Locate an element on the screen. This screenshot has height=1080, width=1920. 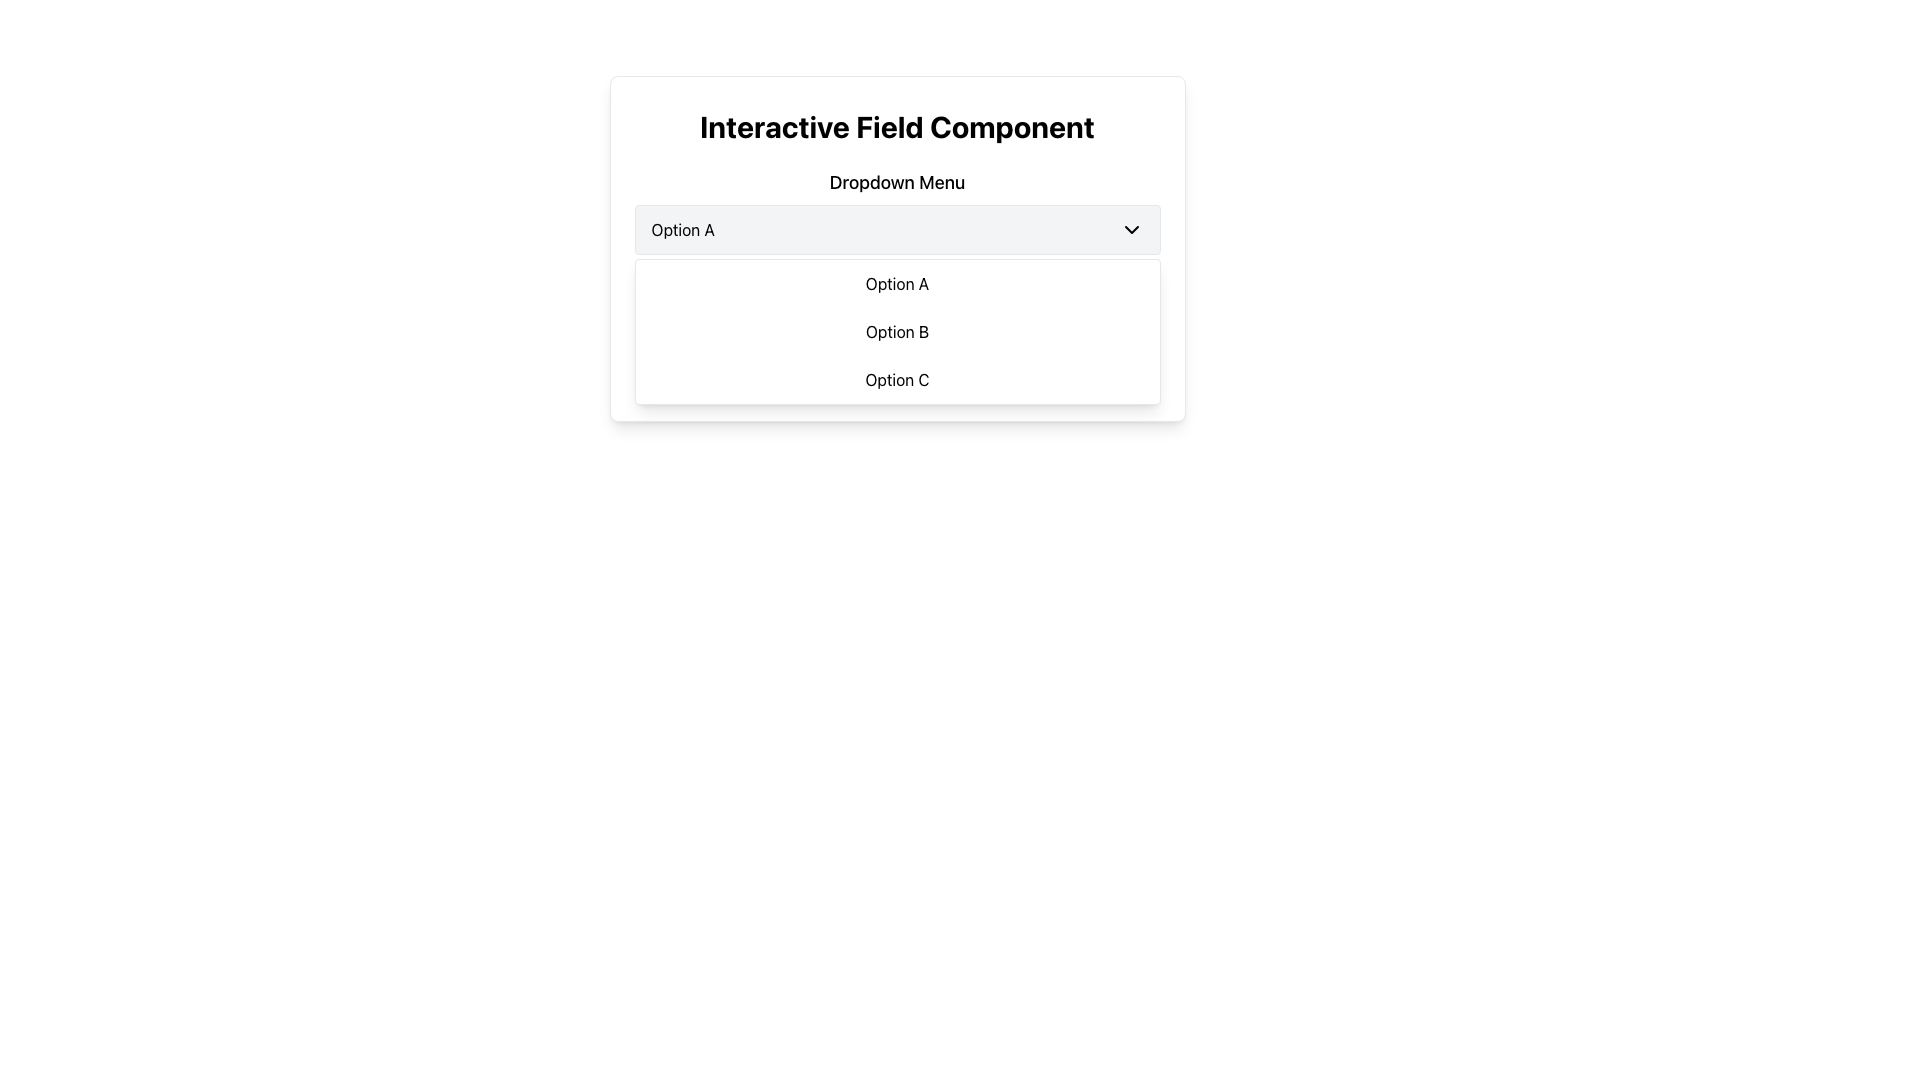
the Dropdown menu located beneath the title 'Interactive Field Component' and the subtitle 'Dropdown Menu' for visual feedback is located at coordinates (896, 248).